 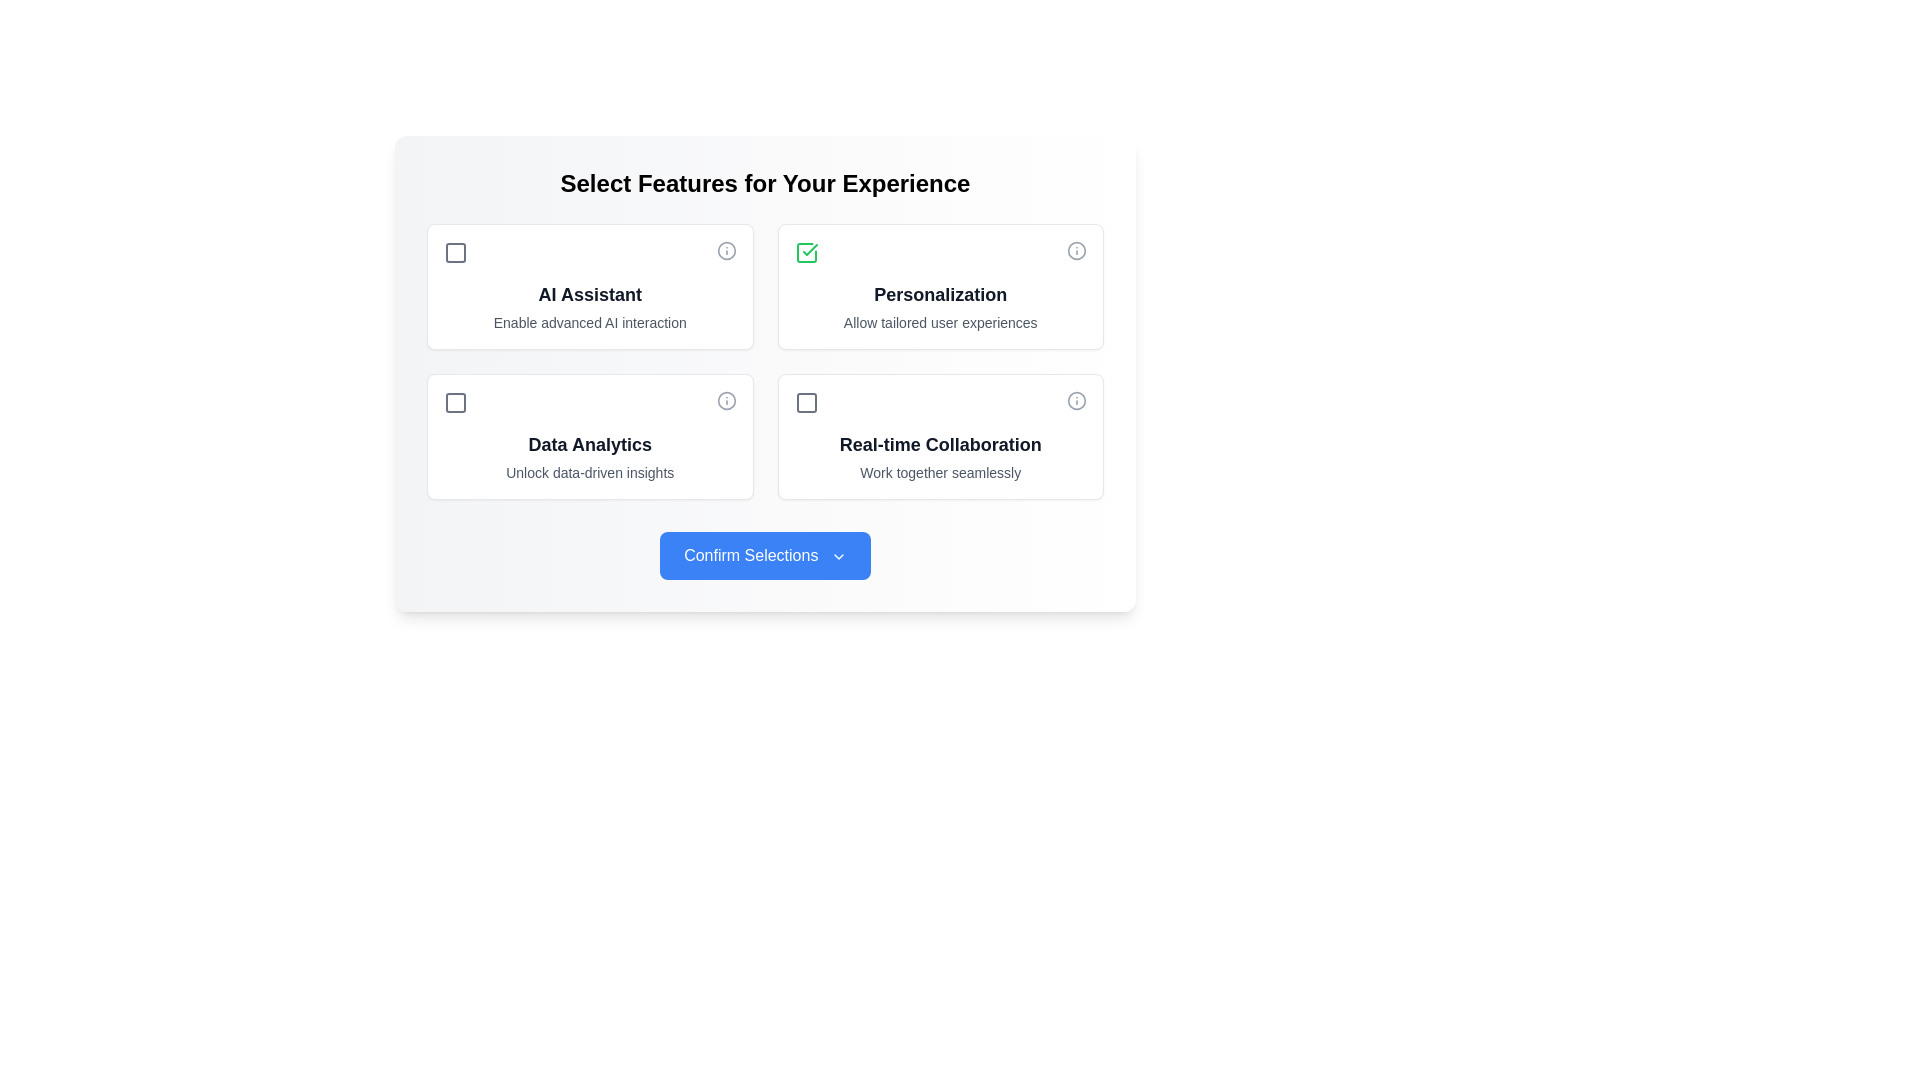 I want to click on the text label displaying 'Work together seamlessly', which is styled in a small font size and light gray color, located directly below 'Real-time Collaboration', so click(x=939, y=473).